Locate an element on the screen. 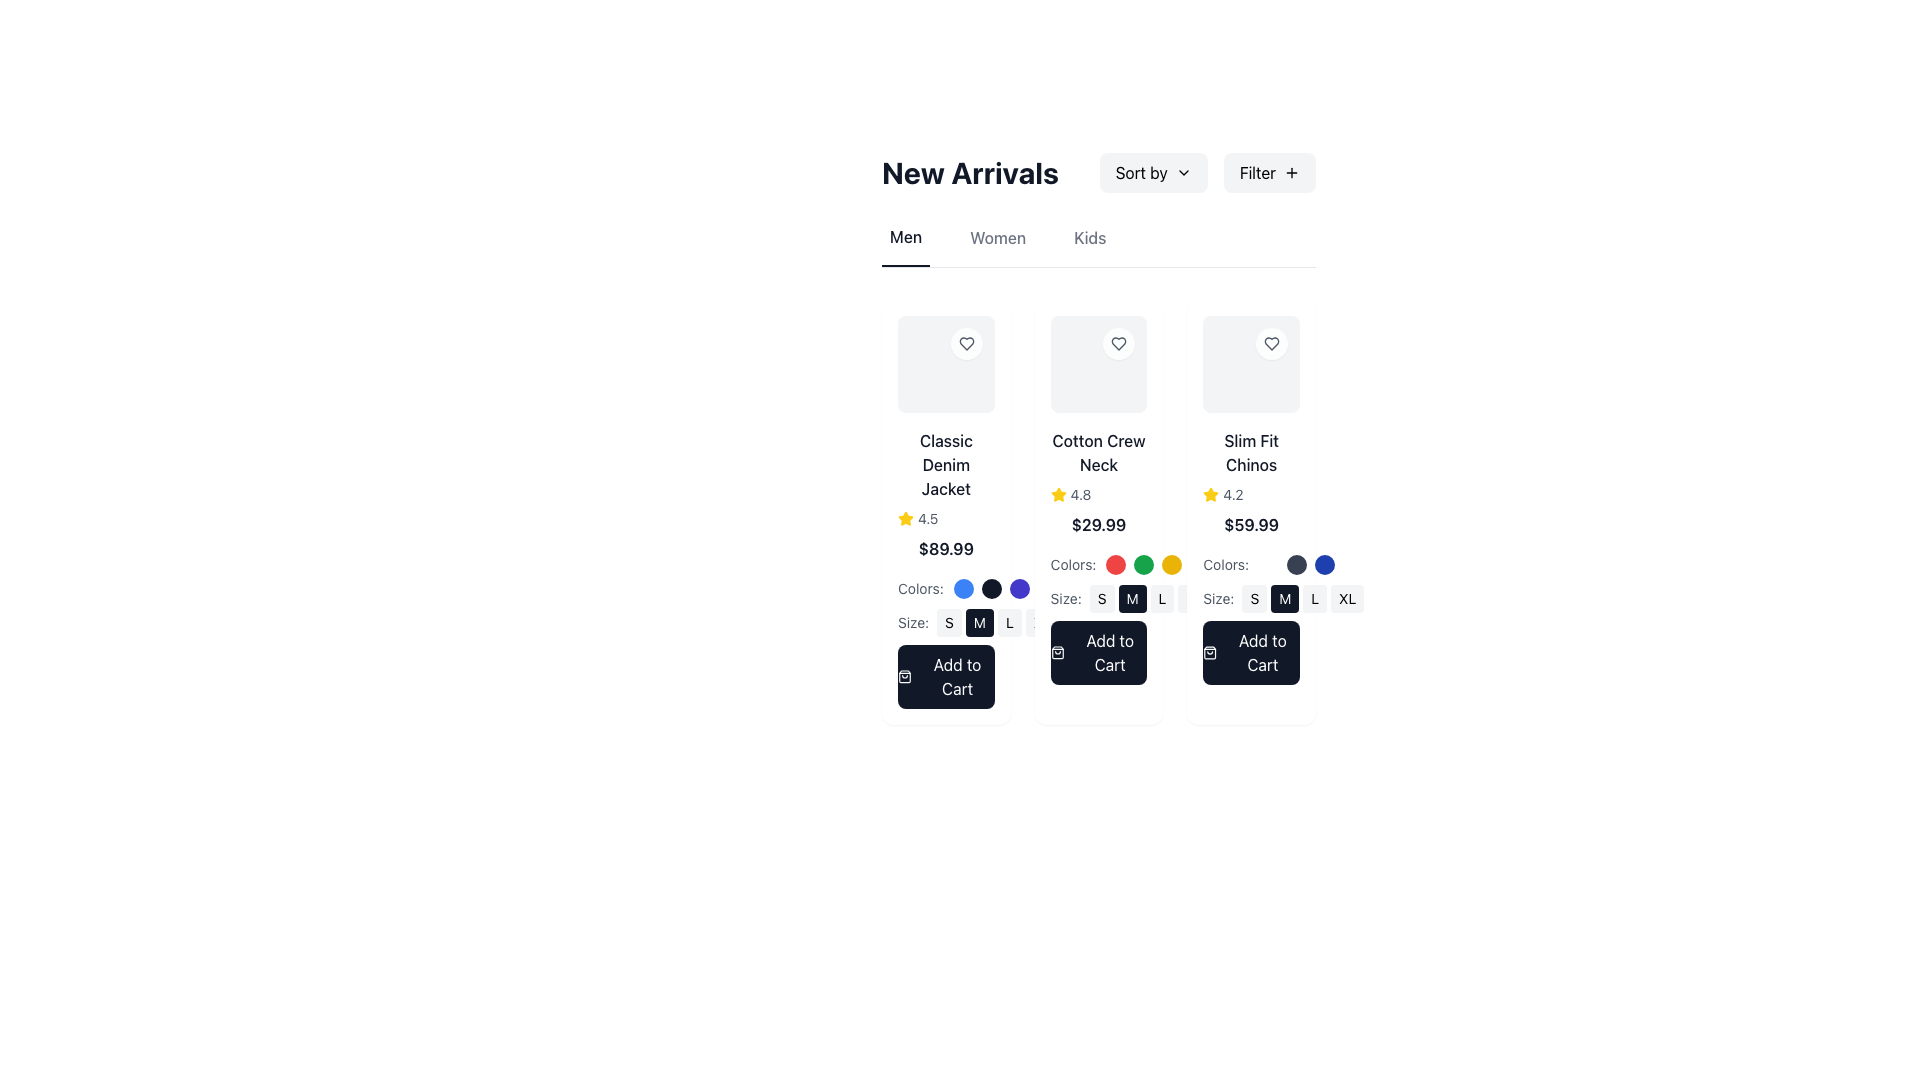  the yellow star icon located next to the numerical text '4.8' in the second card under the 'New Arrivals' section is located at coordinates (1057, 494).